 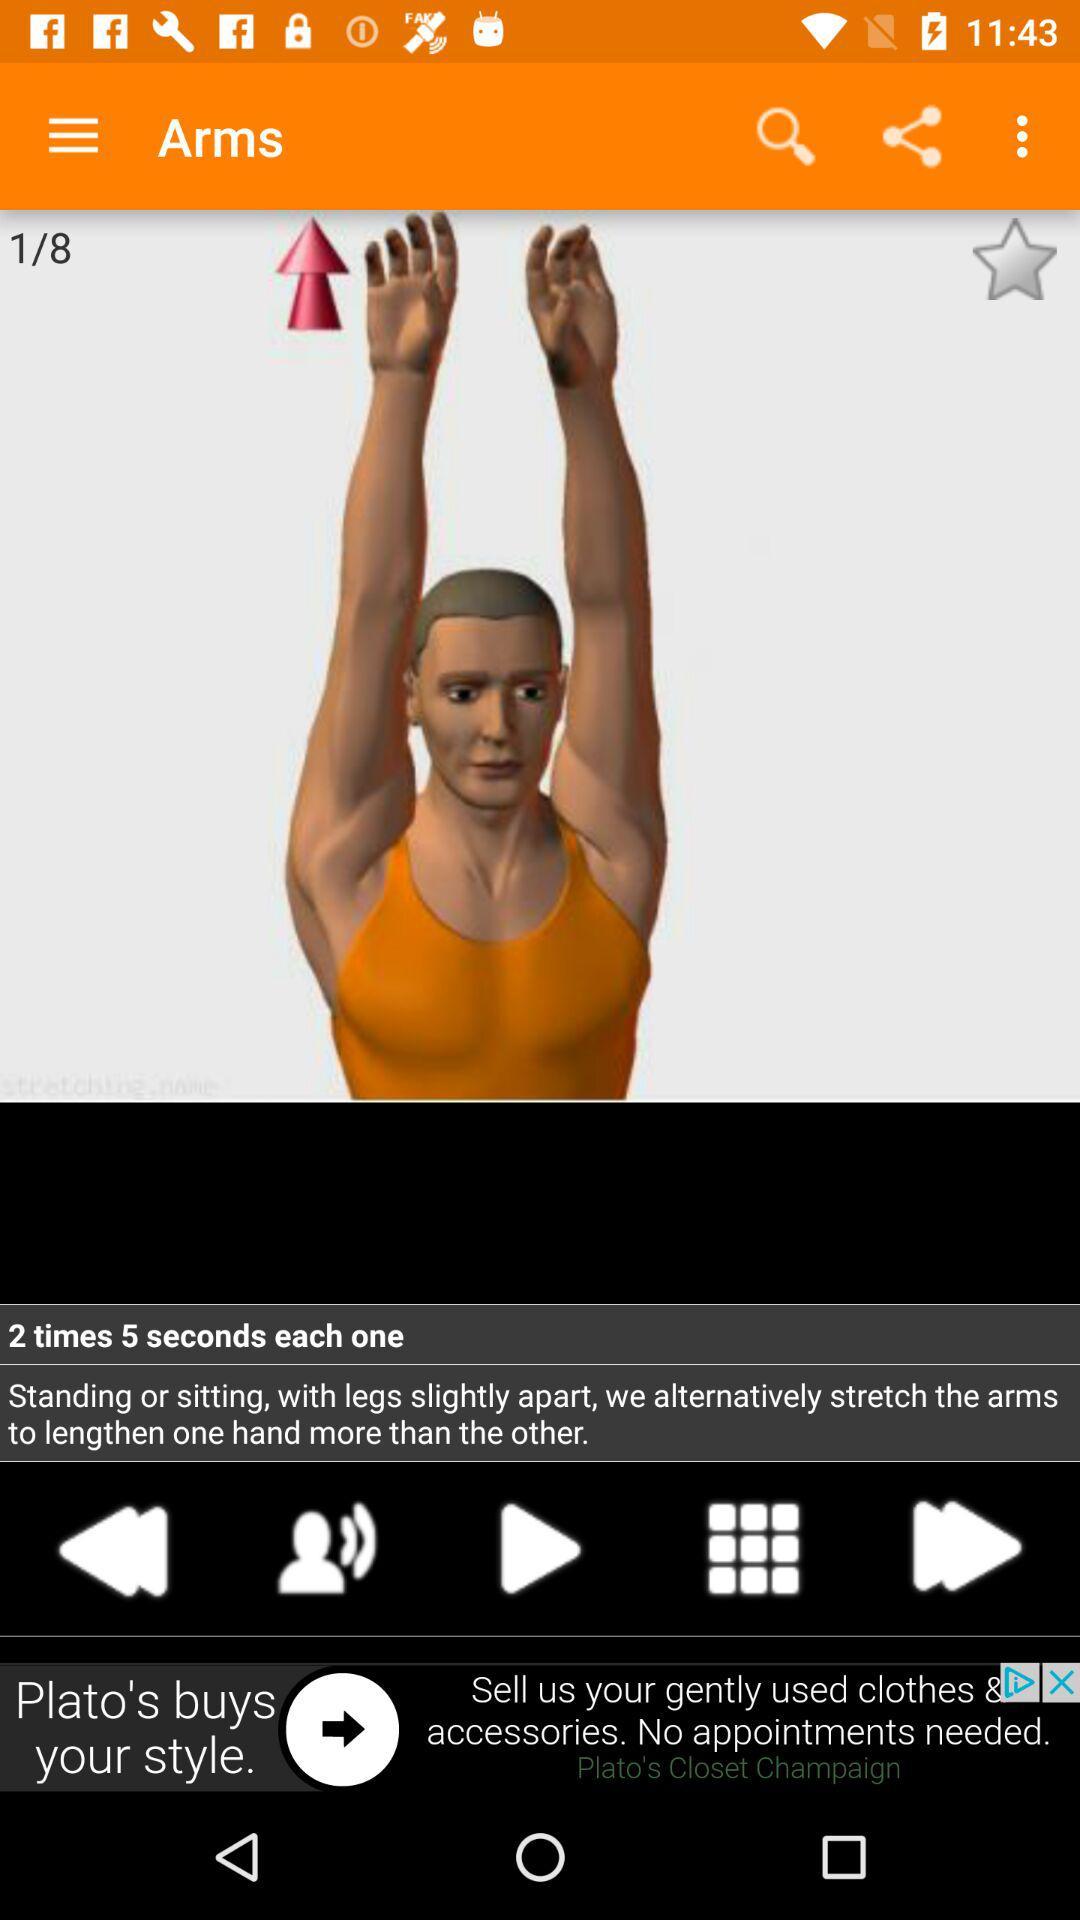 I want to click on next, so click(x=540, y=1547).